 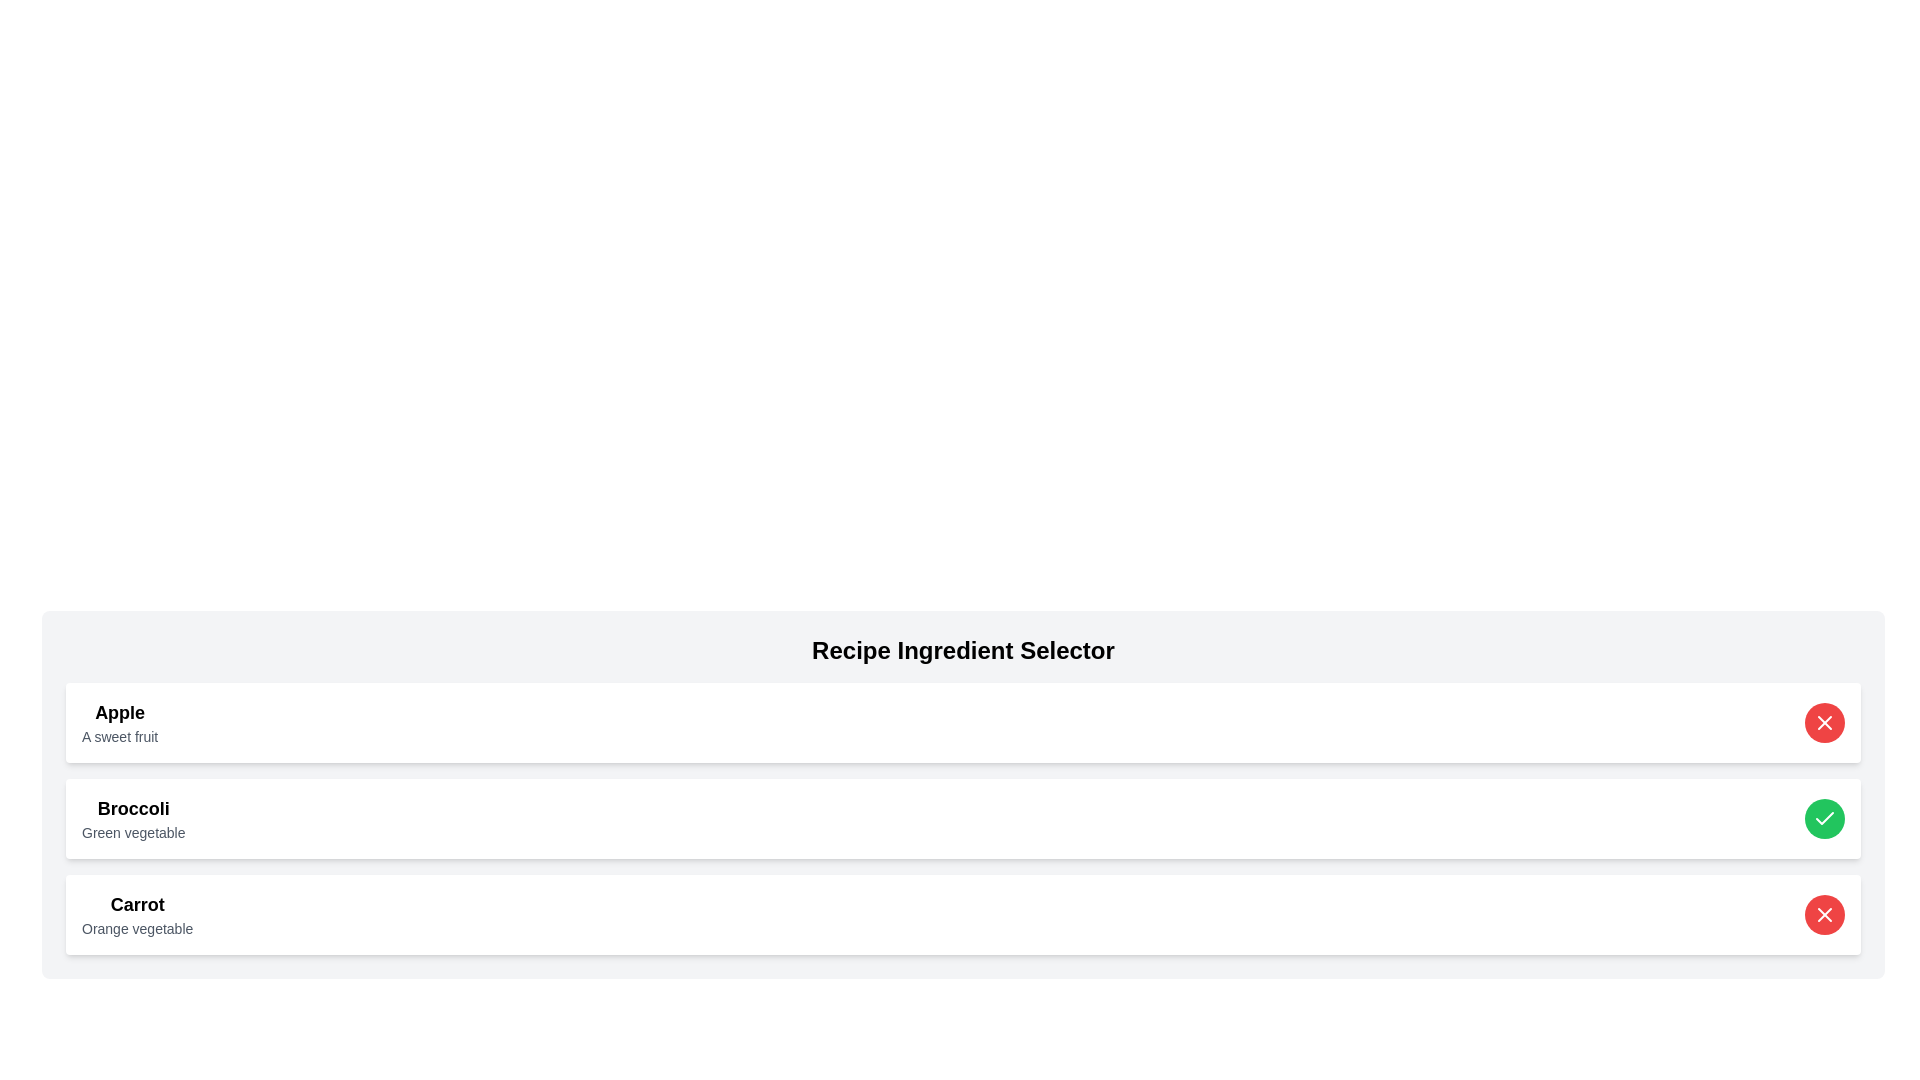 I want to click on the checkmark icon located in the right section of the 'Broccoli' list item to confirm selection, so click(x=1824, y=817).